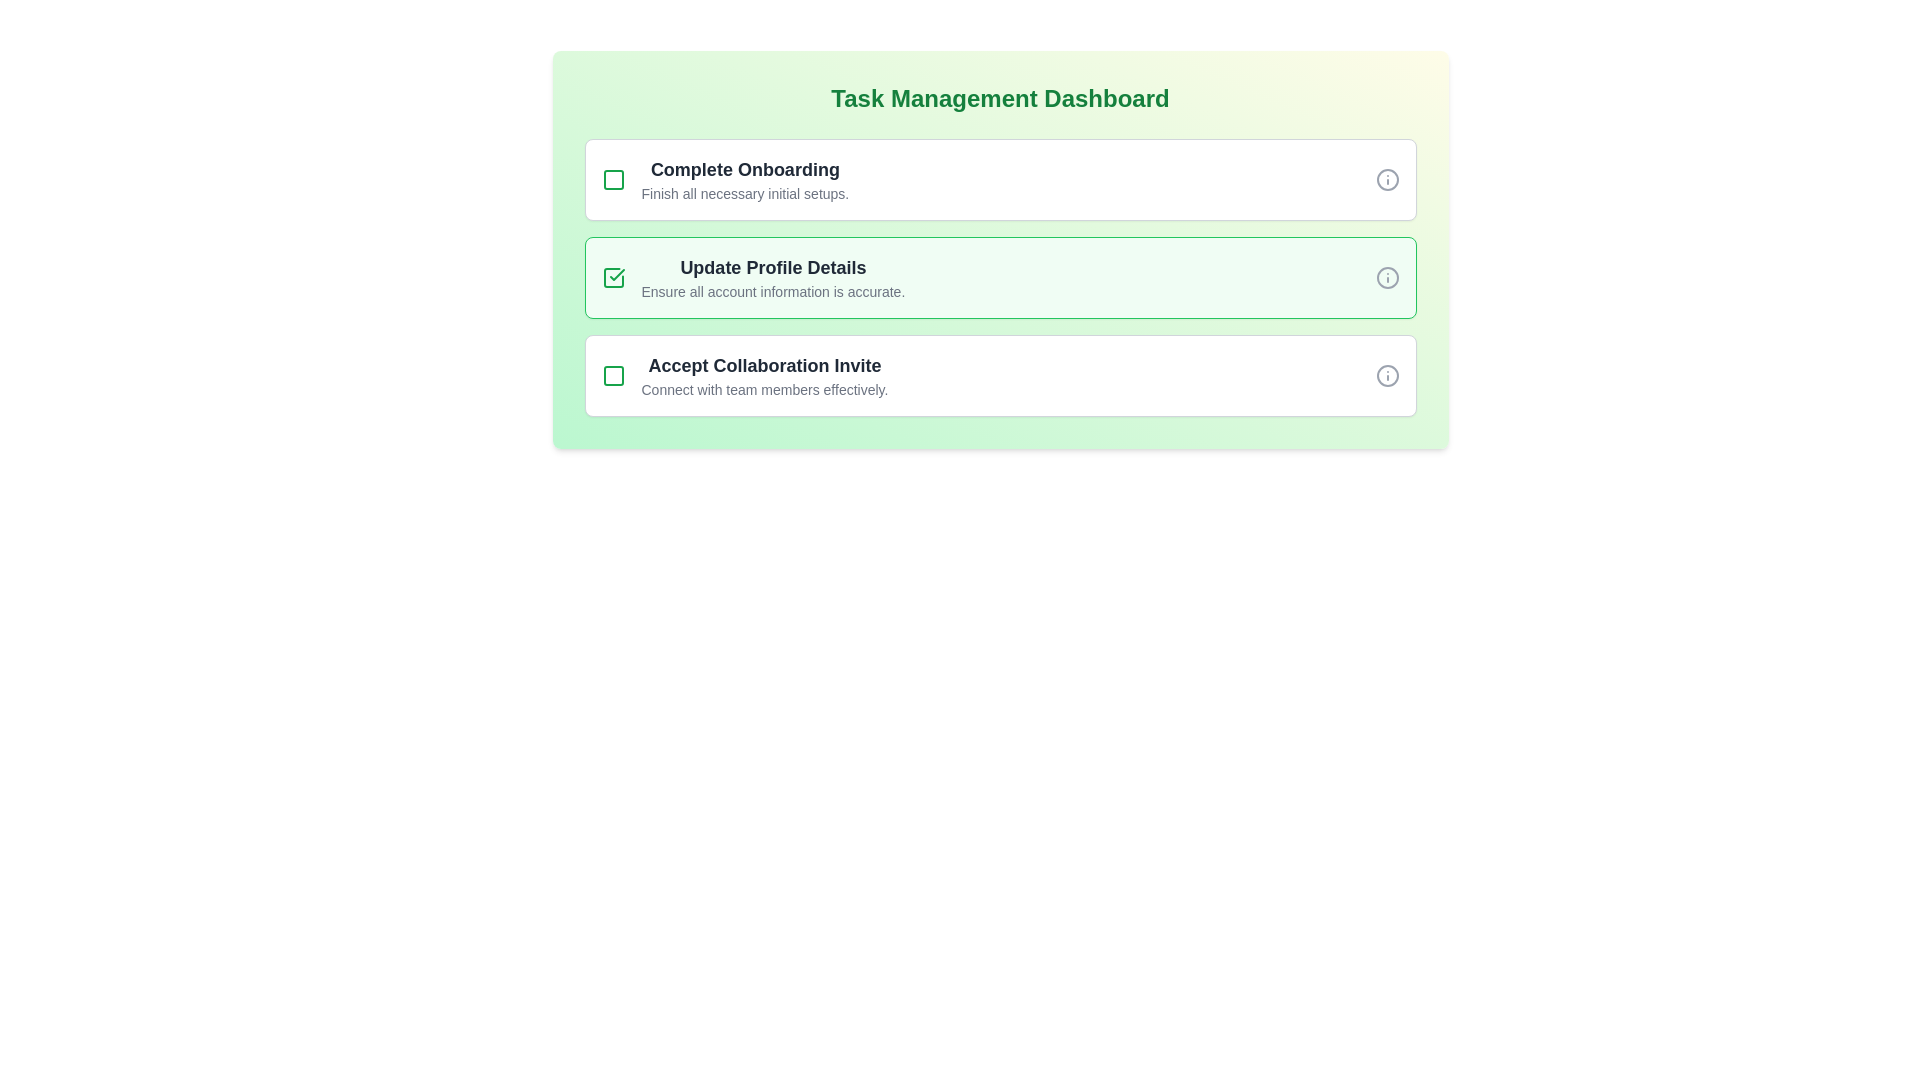 This screenshot has height=1080, width=1920. What do you see at coordinates (1386, 180) in the screenshot?
I see `the SVG Circle element that has a hollow gray outline, which represents informational content, located near the right end of the second task item in the task list interface` at bounding box center [1386, 180].